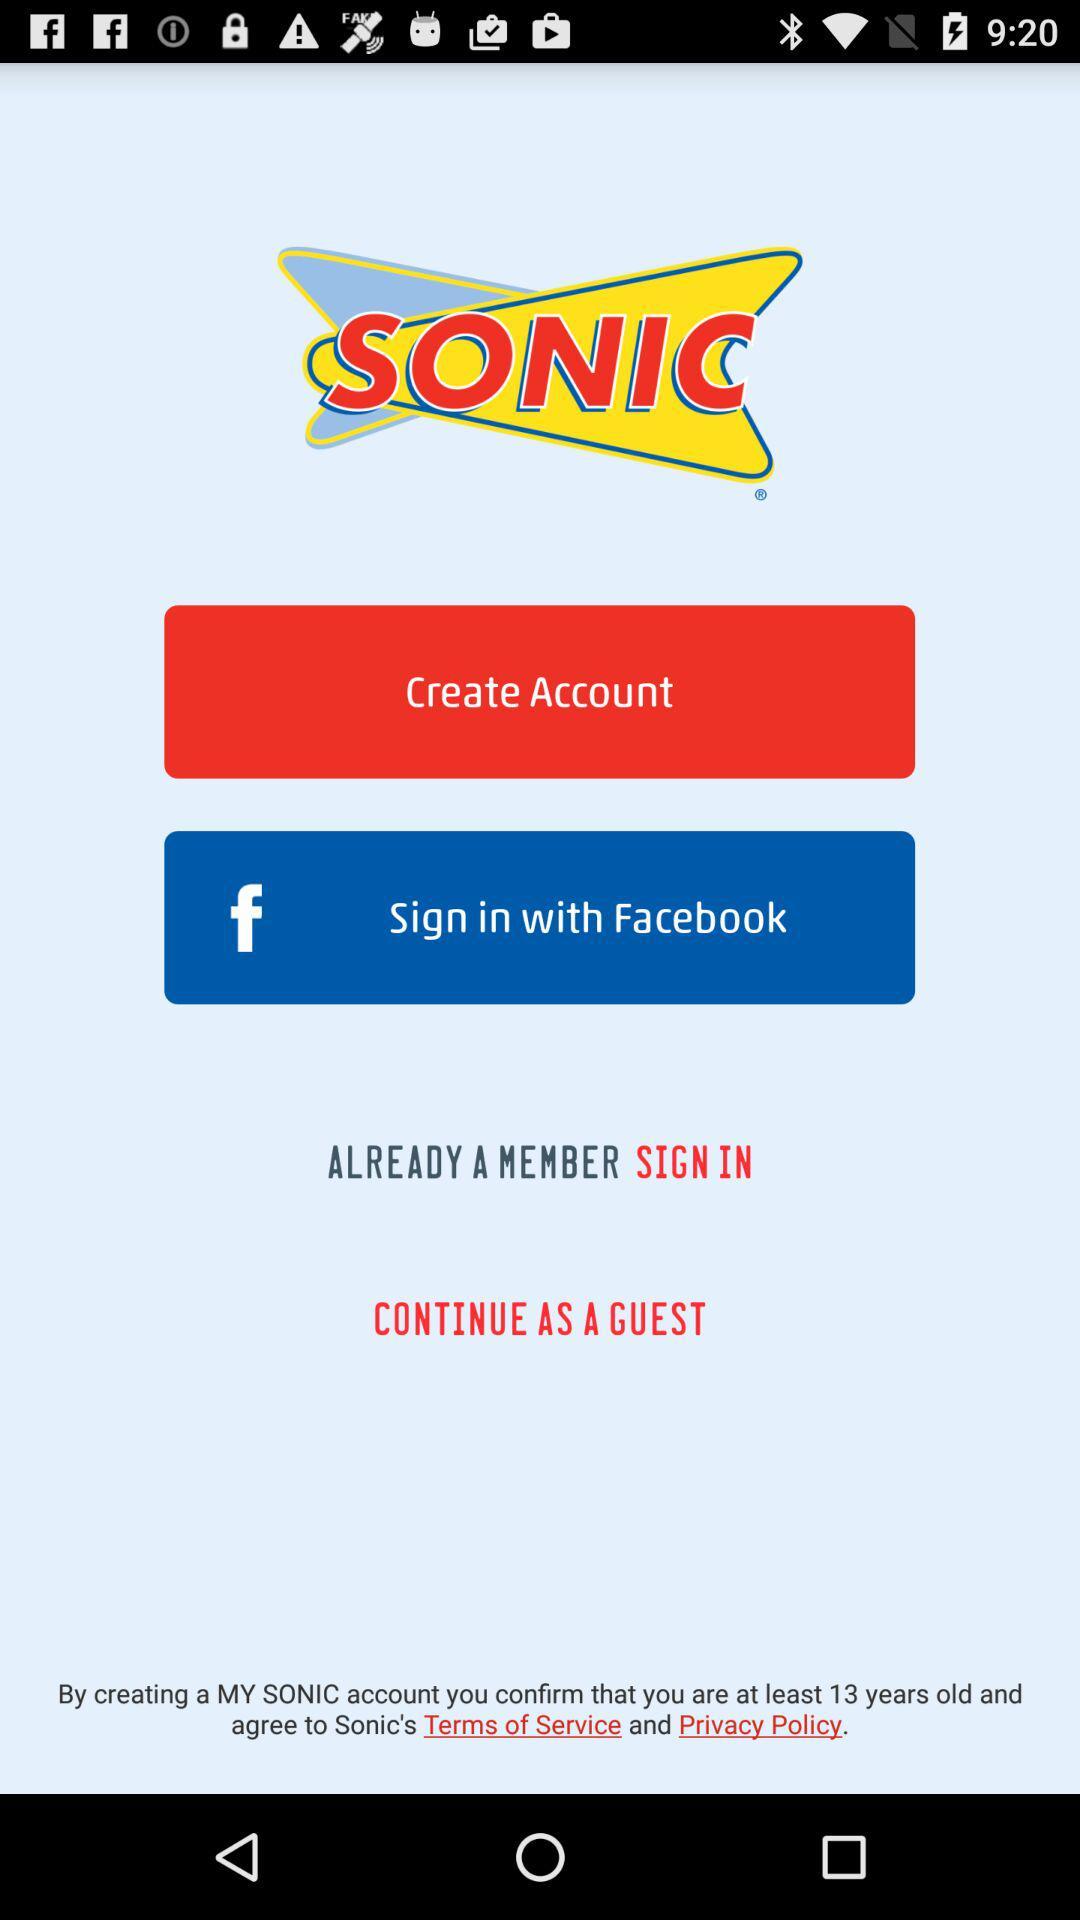 This screenshot has height=1920, width=1080. I want to click on the create account button, so click(538, 691).